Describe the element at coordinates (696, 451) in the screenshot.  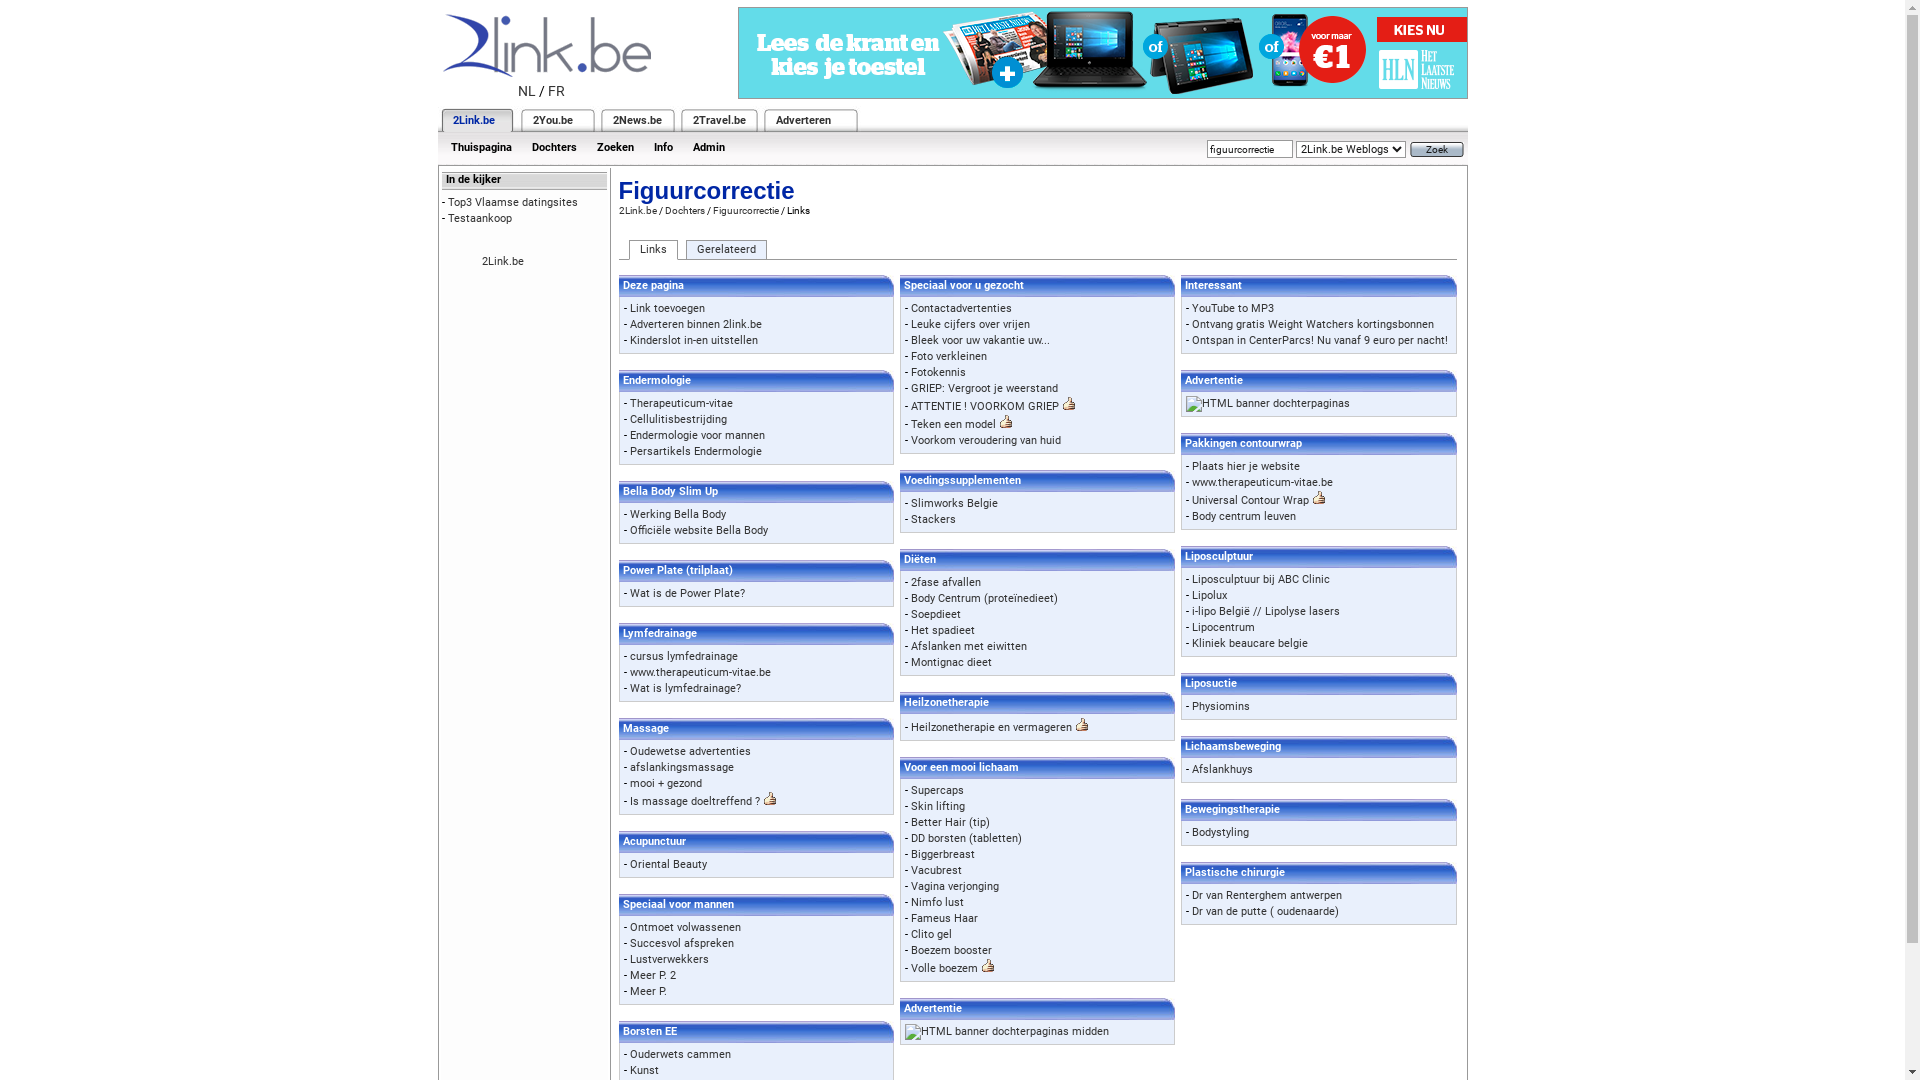
I see `'Persartikels Endermologie'` at that location.